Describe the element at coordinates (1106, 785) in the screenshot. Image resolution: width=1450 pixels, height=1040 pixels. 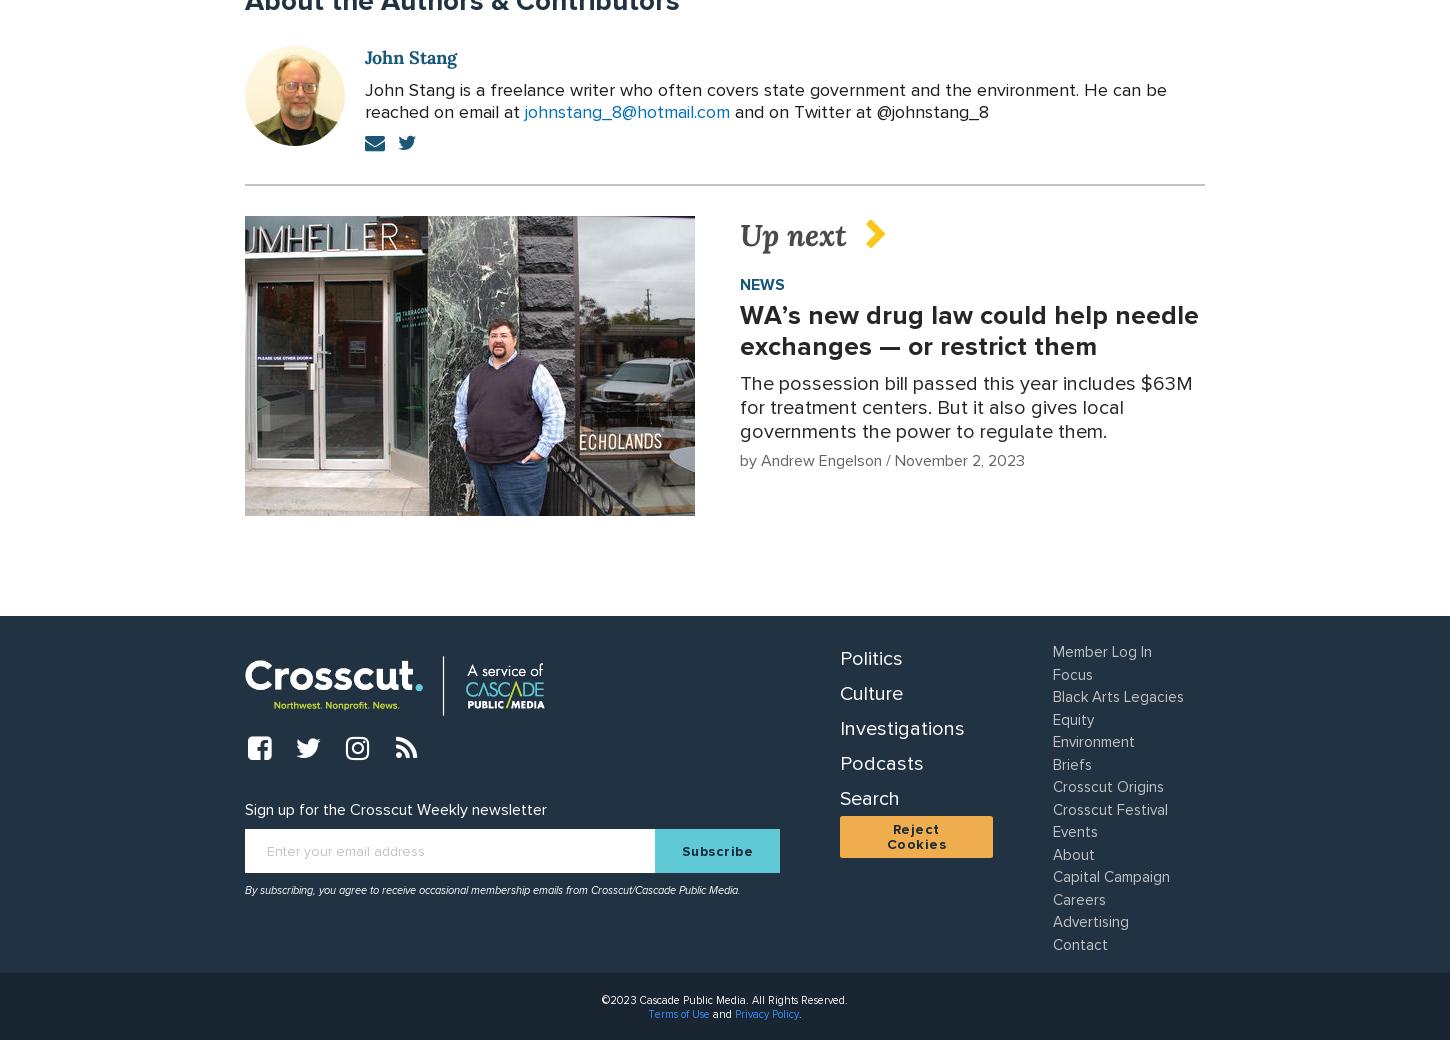
I see `'Crosscut Origins'` at that location.